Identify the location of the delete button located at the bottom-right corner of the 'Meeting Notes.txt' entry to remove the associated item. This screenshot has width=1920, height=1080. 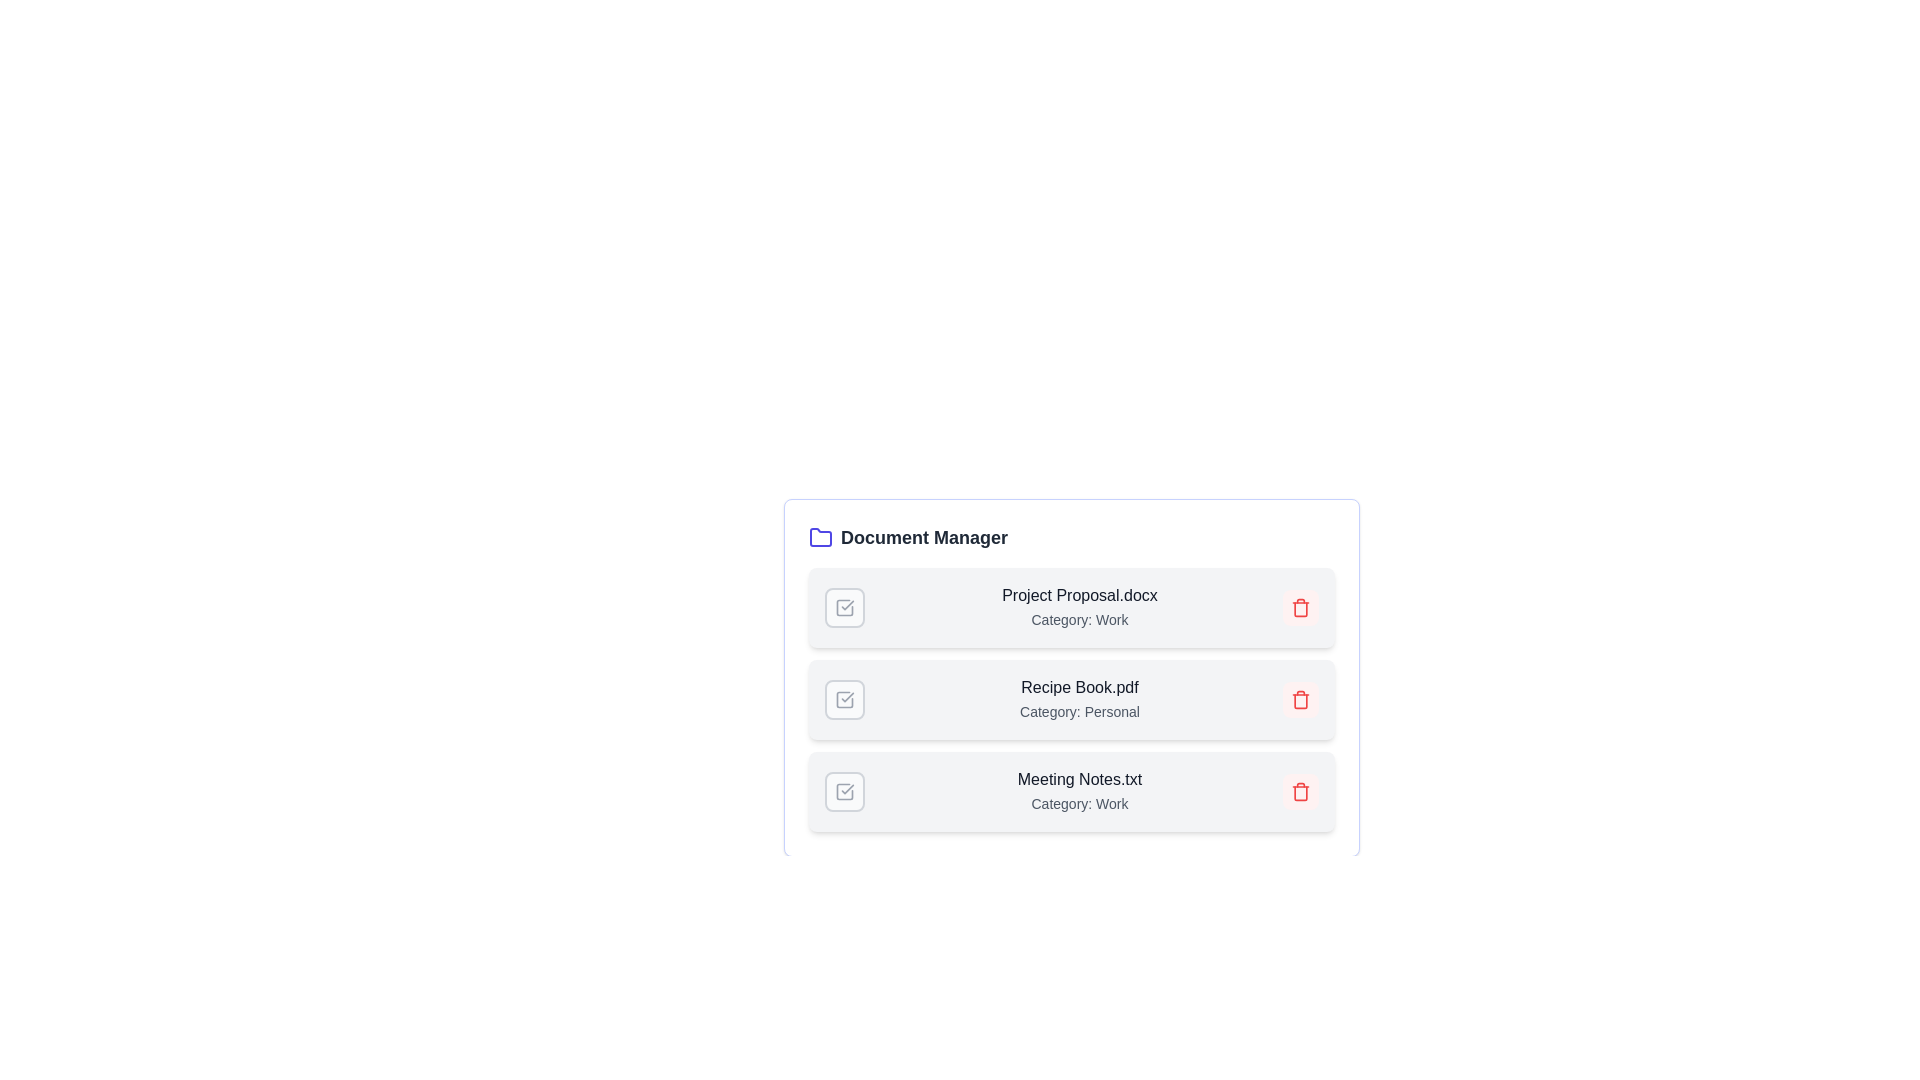
(1300, 790).